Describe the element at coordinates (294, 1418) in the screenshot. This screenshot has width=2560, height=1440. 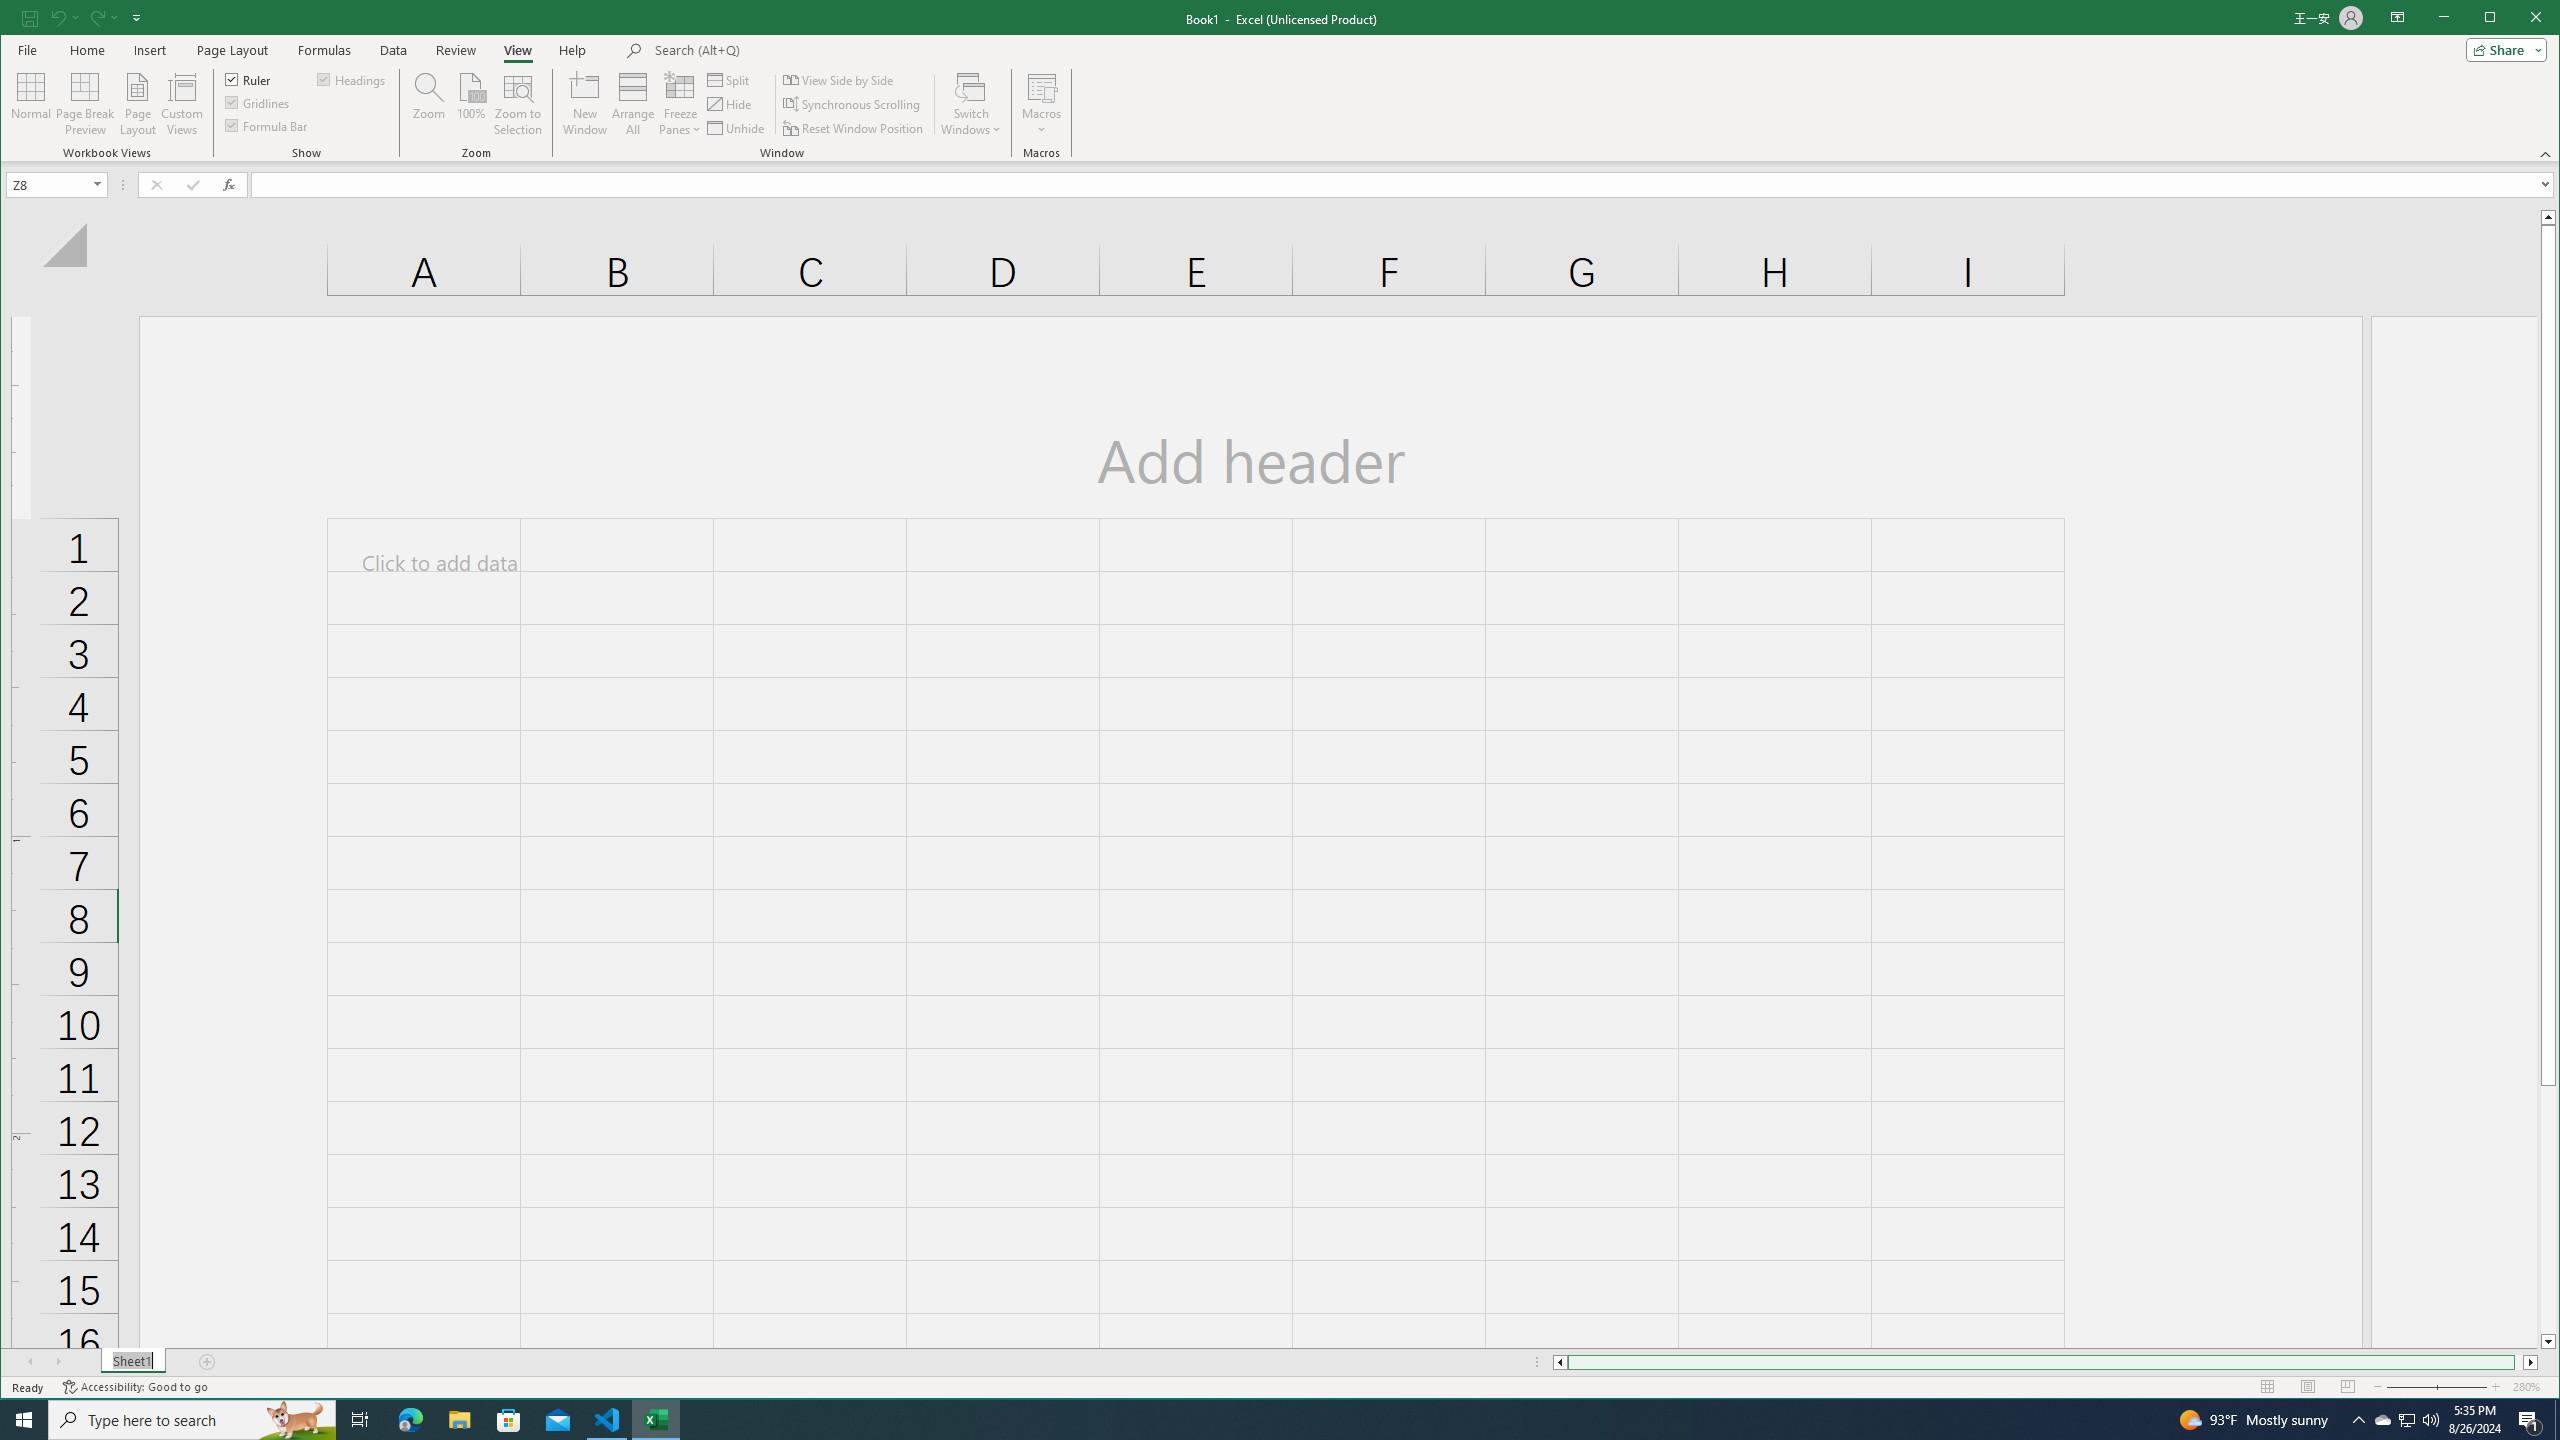
I see `'Search highlights icon opens search home window'` at that location.